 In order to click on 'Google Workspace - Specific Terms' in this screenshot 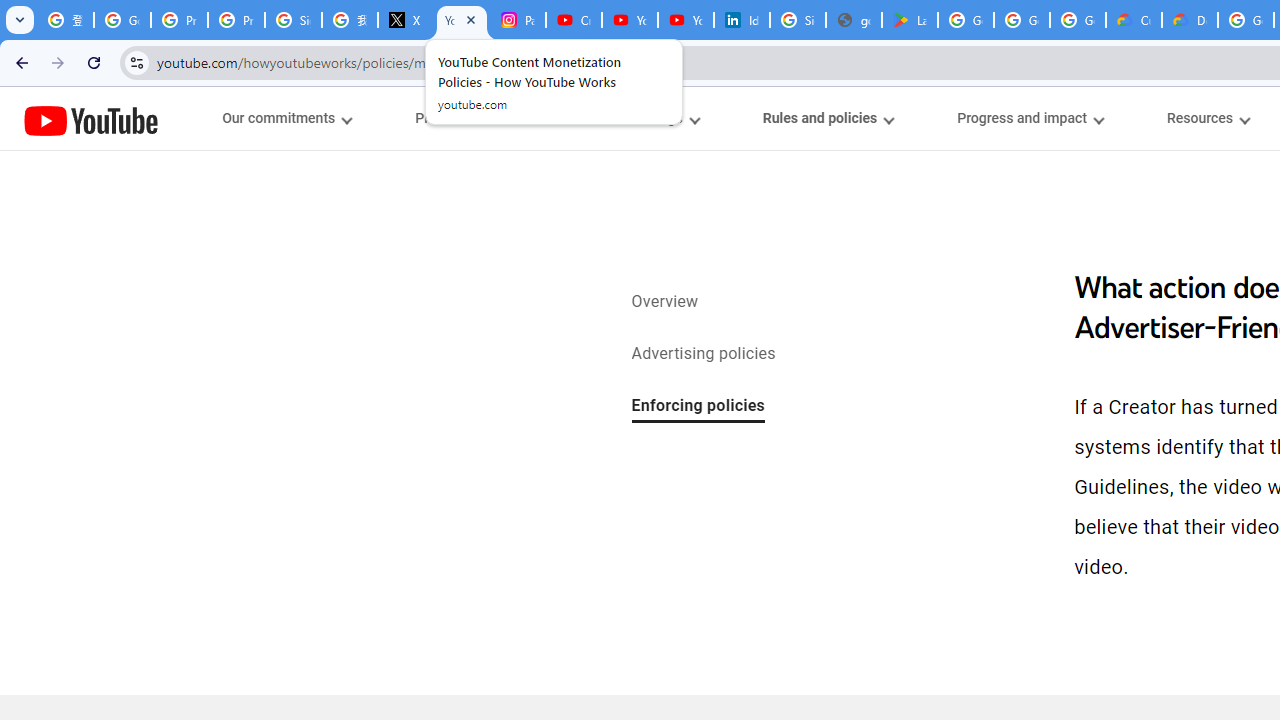, I will do `click(1022, 20)`.